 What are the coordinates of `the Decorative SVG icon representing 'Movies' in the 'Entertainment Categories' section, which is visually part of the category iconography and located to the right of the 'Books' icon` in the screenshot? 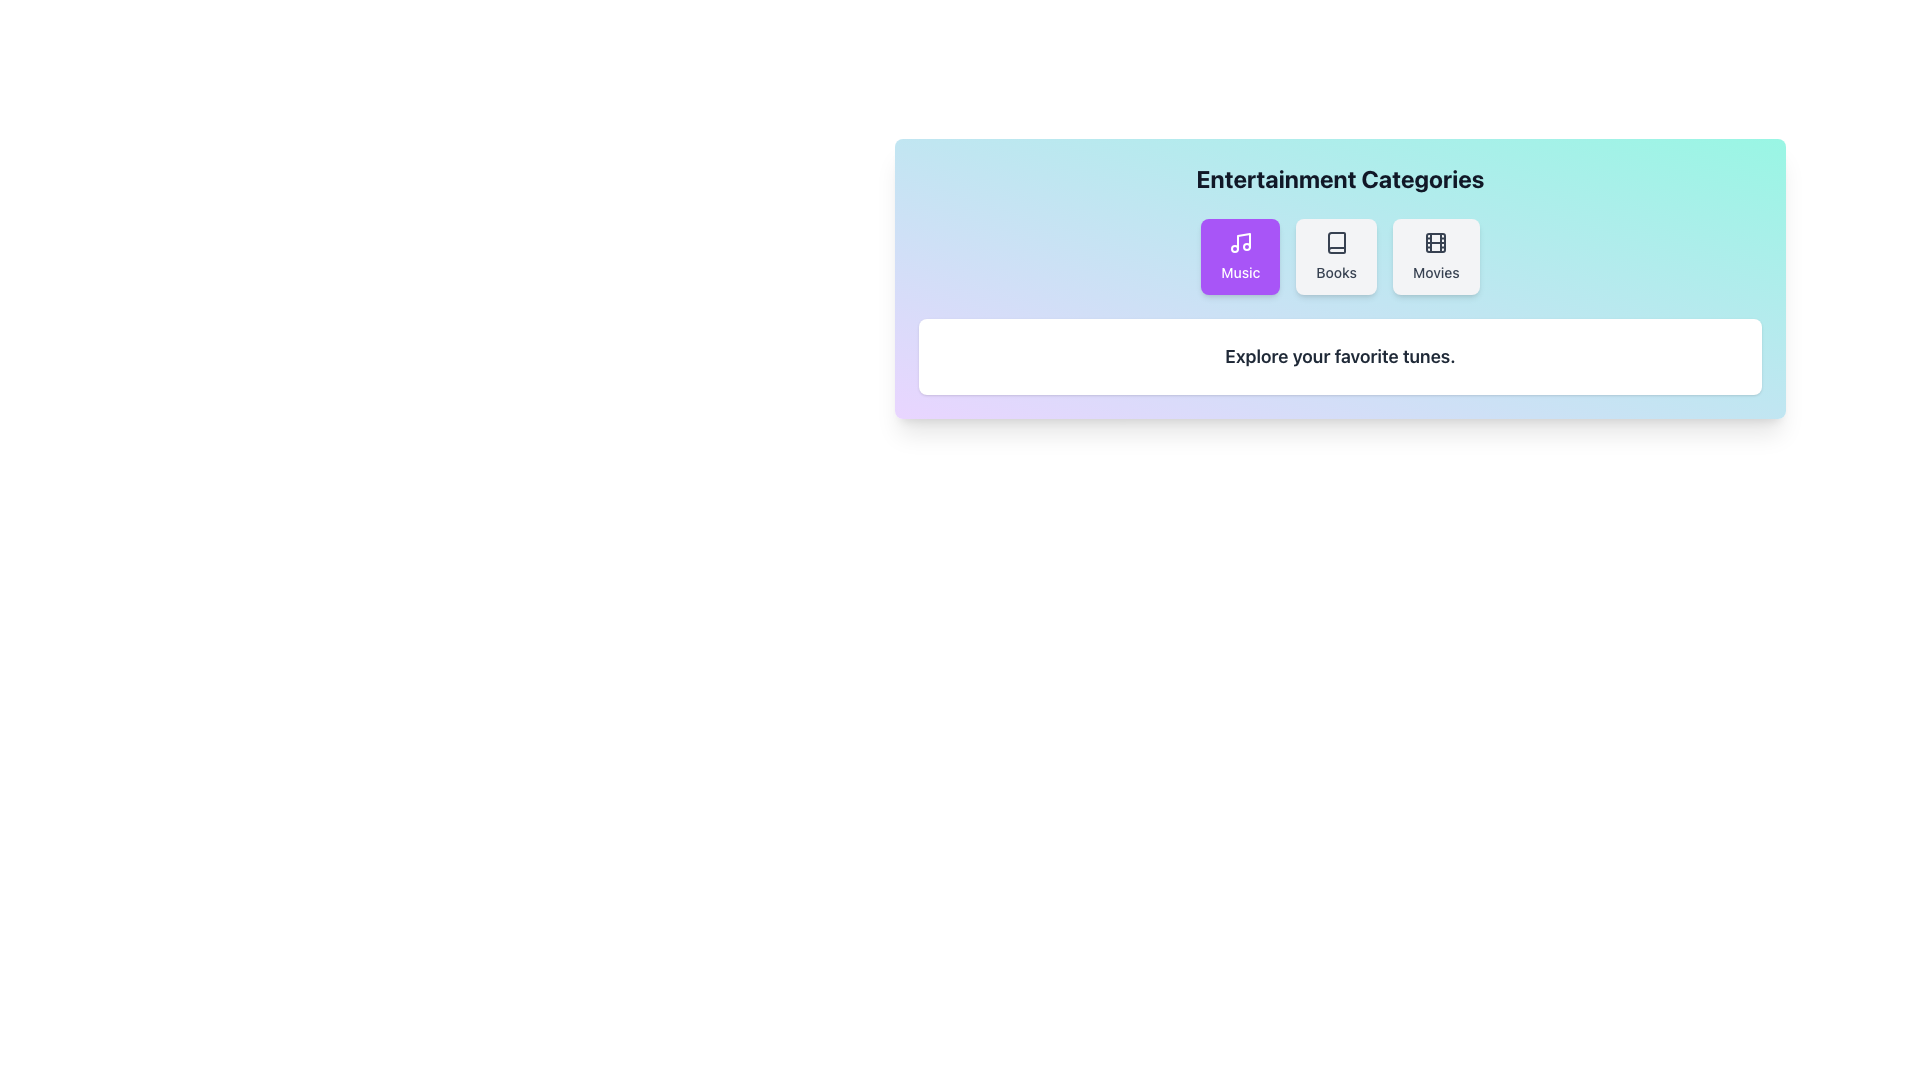 It's located at (1435, 242).